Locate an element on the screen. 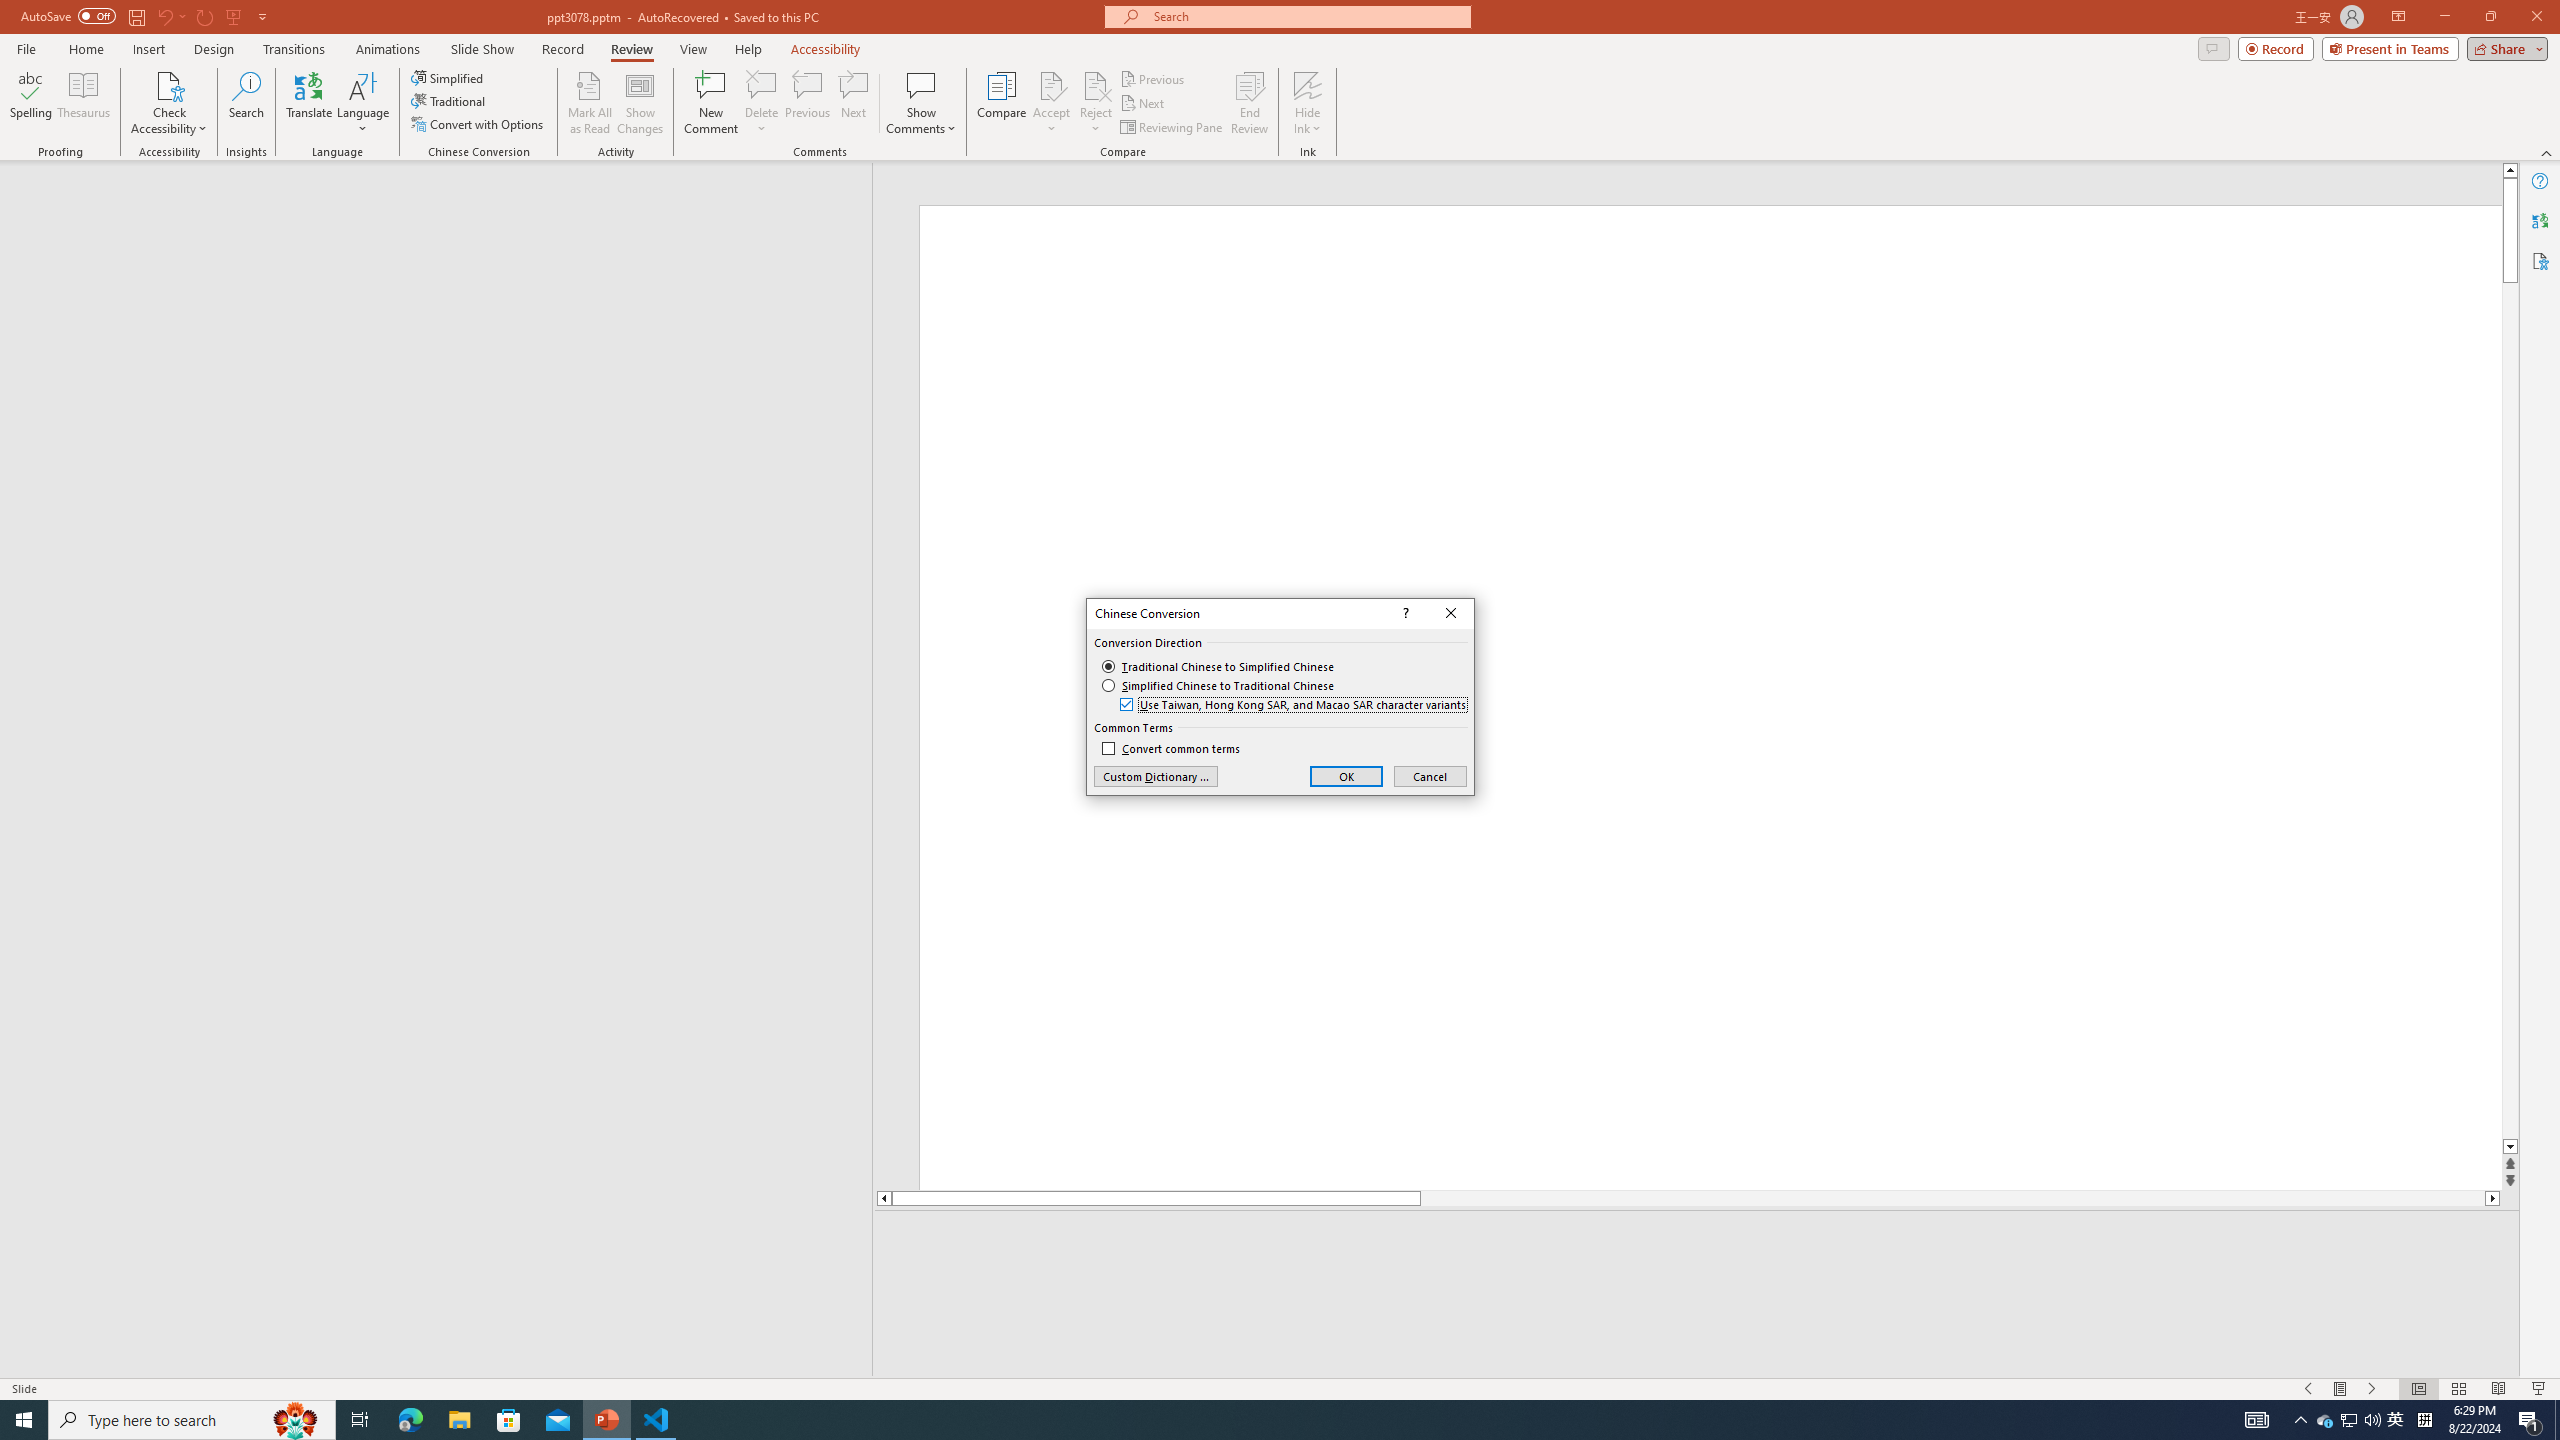 This screenshot has height=1440, width=2560. 'Outline' is located at coordinates (444, 202).